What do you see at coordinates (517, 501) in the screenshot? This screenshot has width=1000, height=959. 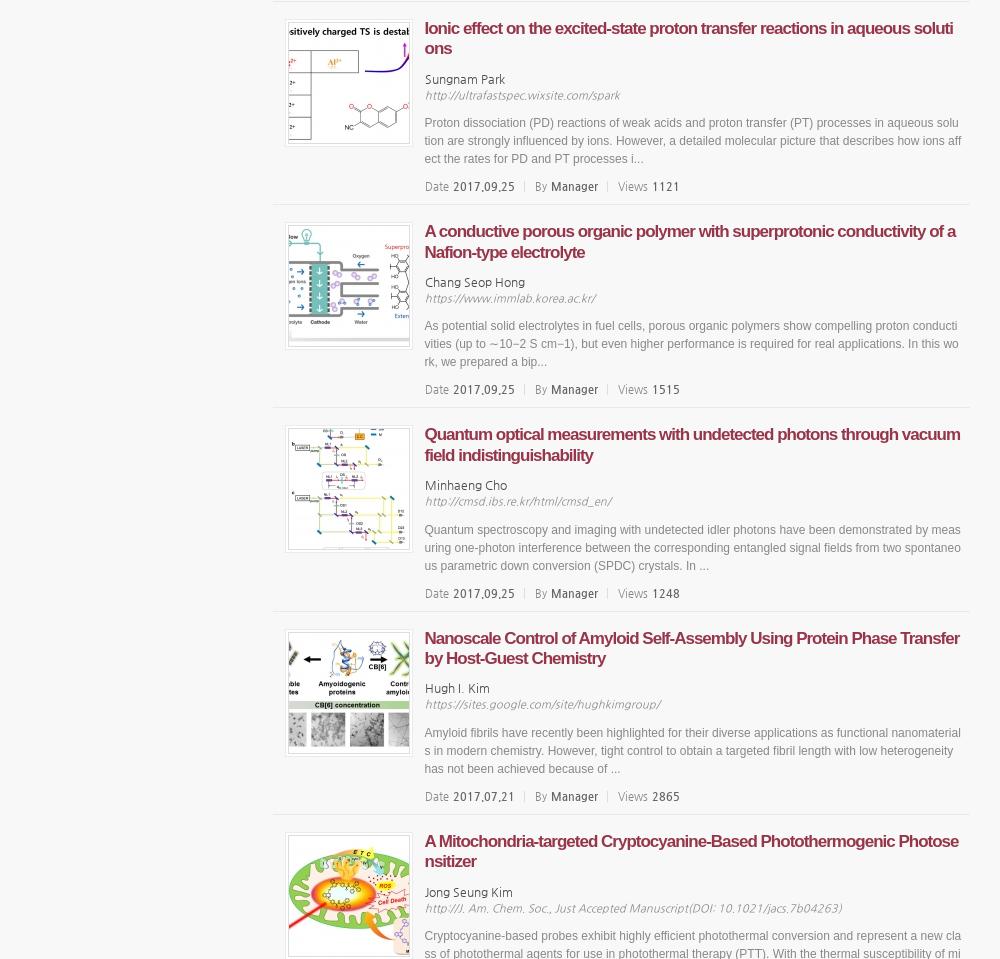 I see `'http://cmsd.ibs.re.kr/html/cmsd_en/'` at bounding box center [517, 501].